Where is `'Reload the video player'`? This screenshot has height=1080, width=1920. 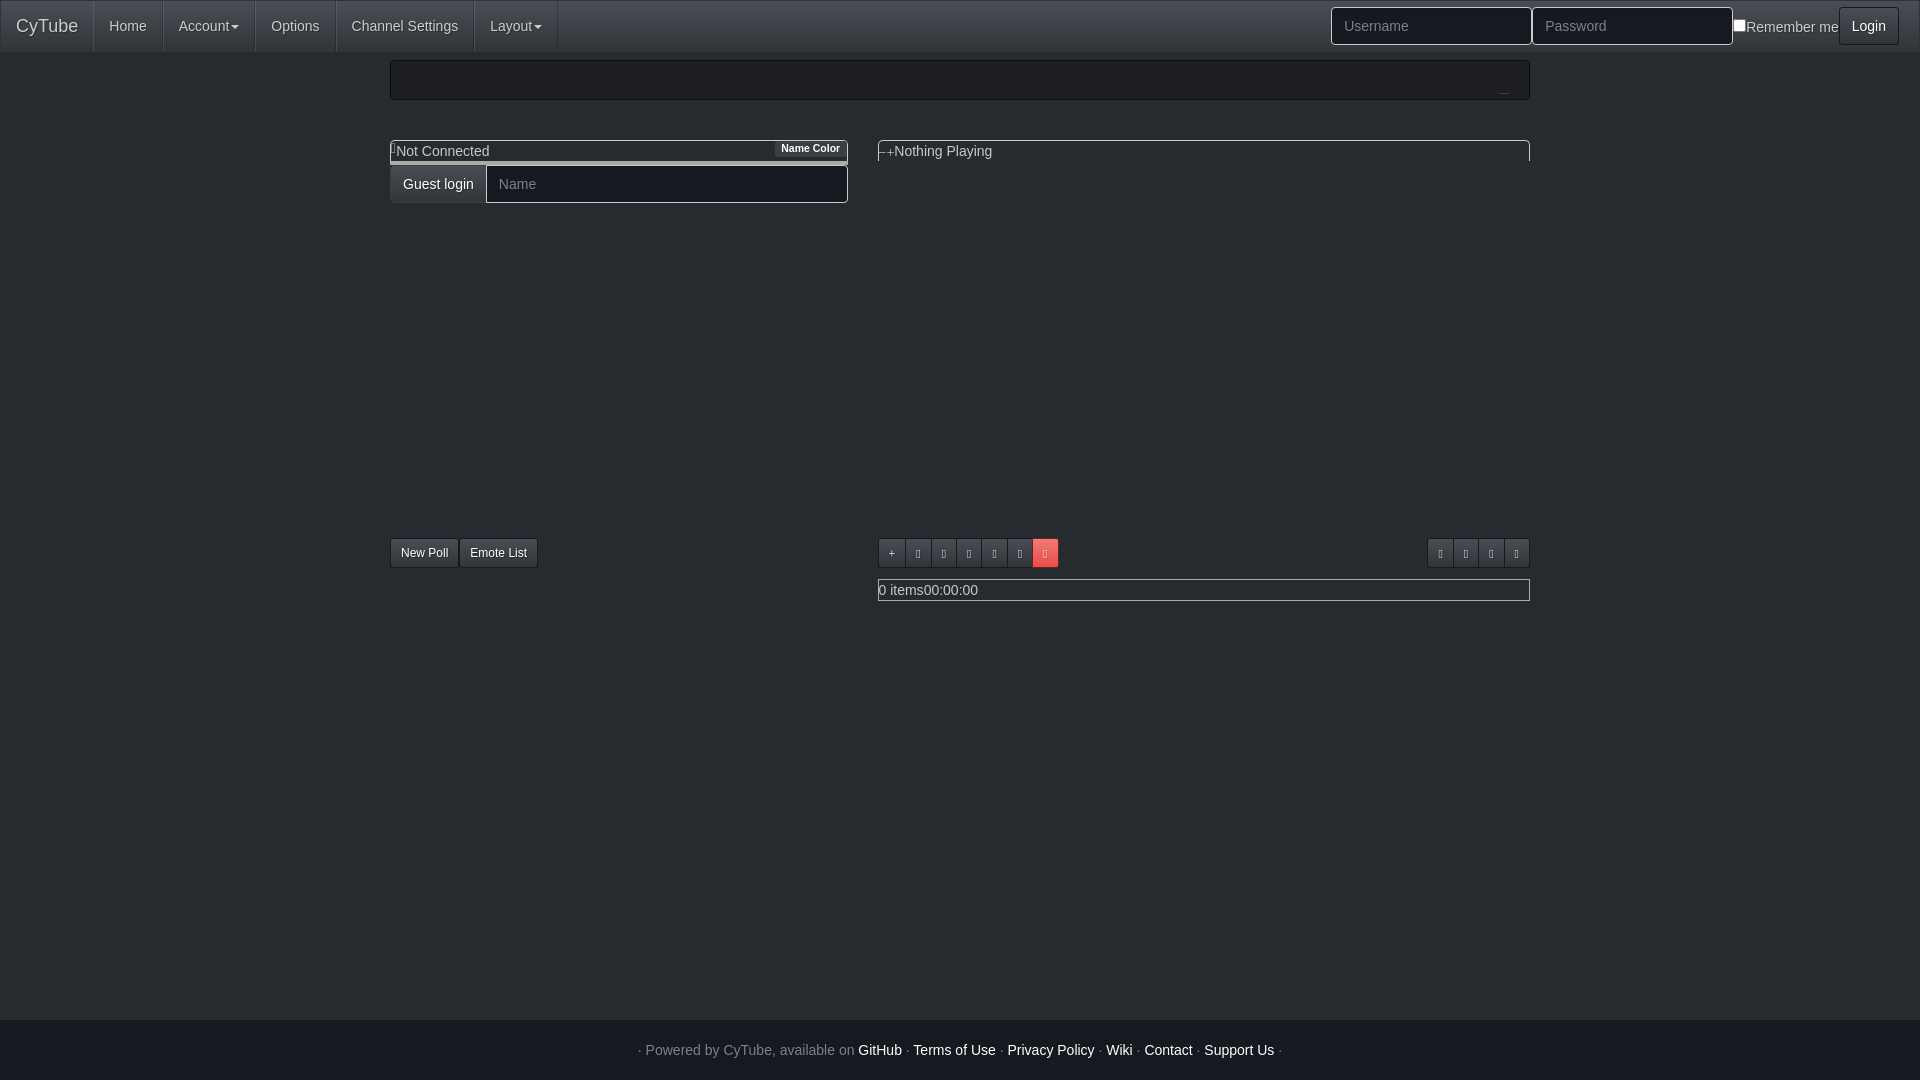
'Reload the video player' is located at coordinates (1440, 552).